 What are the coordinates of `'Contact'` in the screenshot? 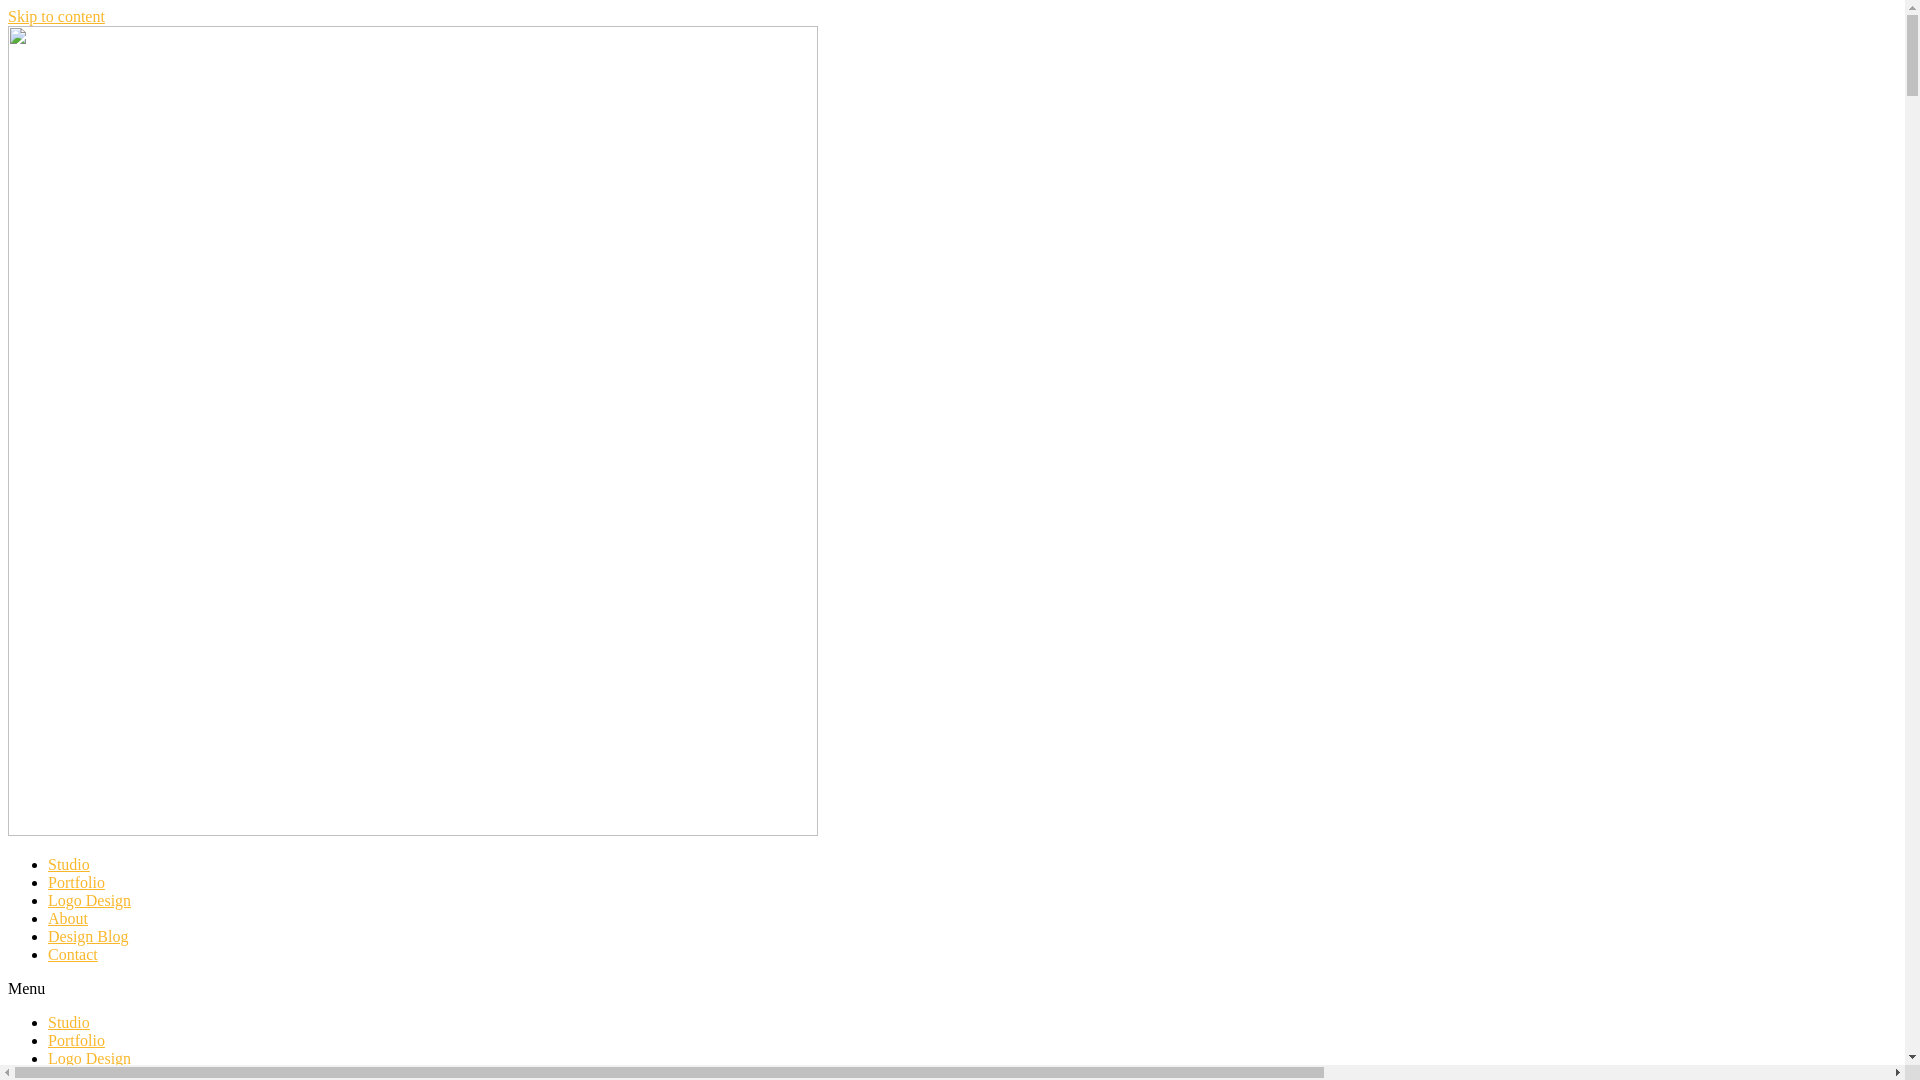 It's located at (48, 953).